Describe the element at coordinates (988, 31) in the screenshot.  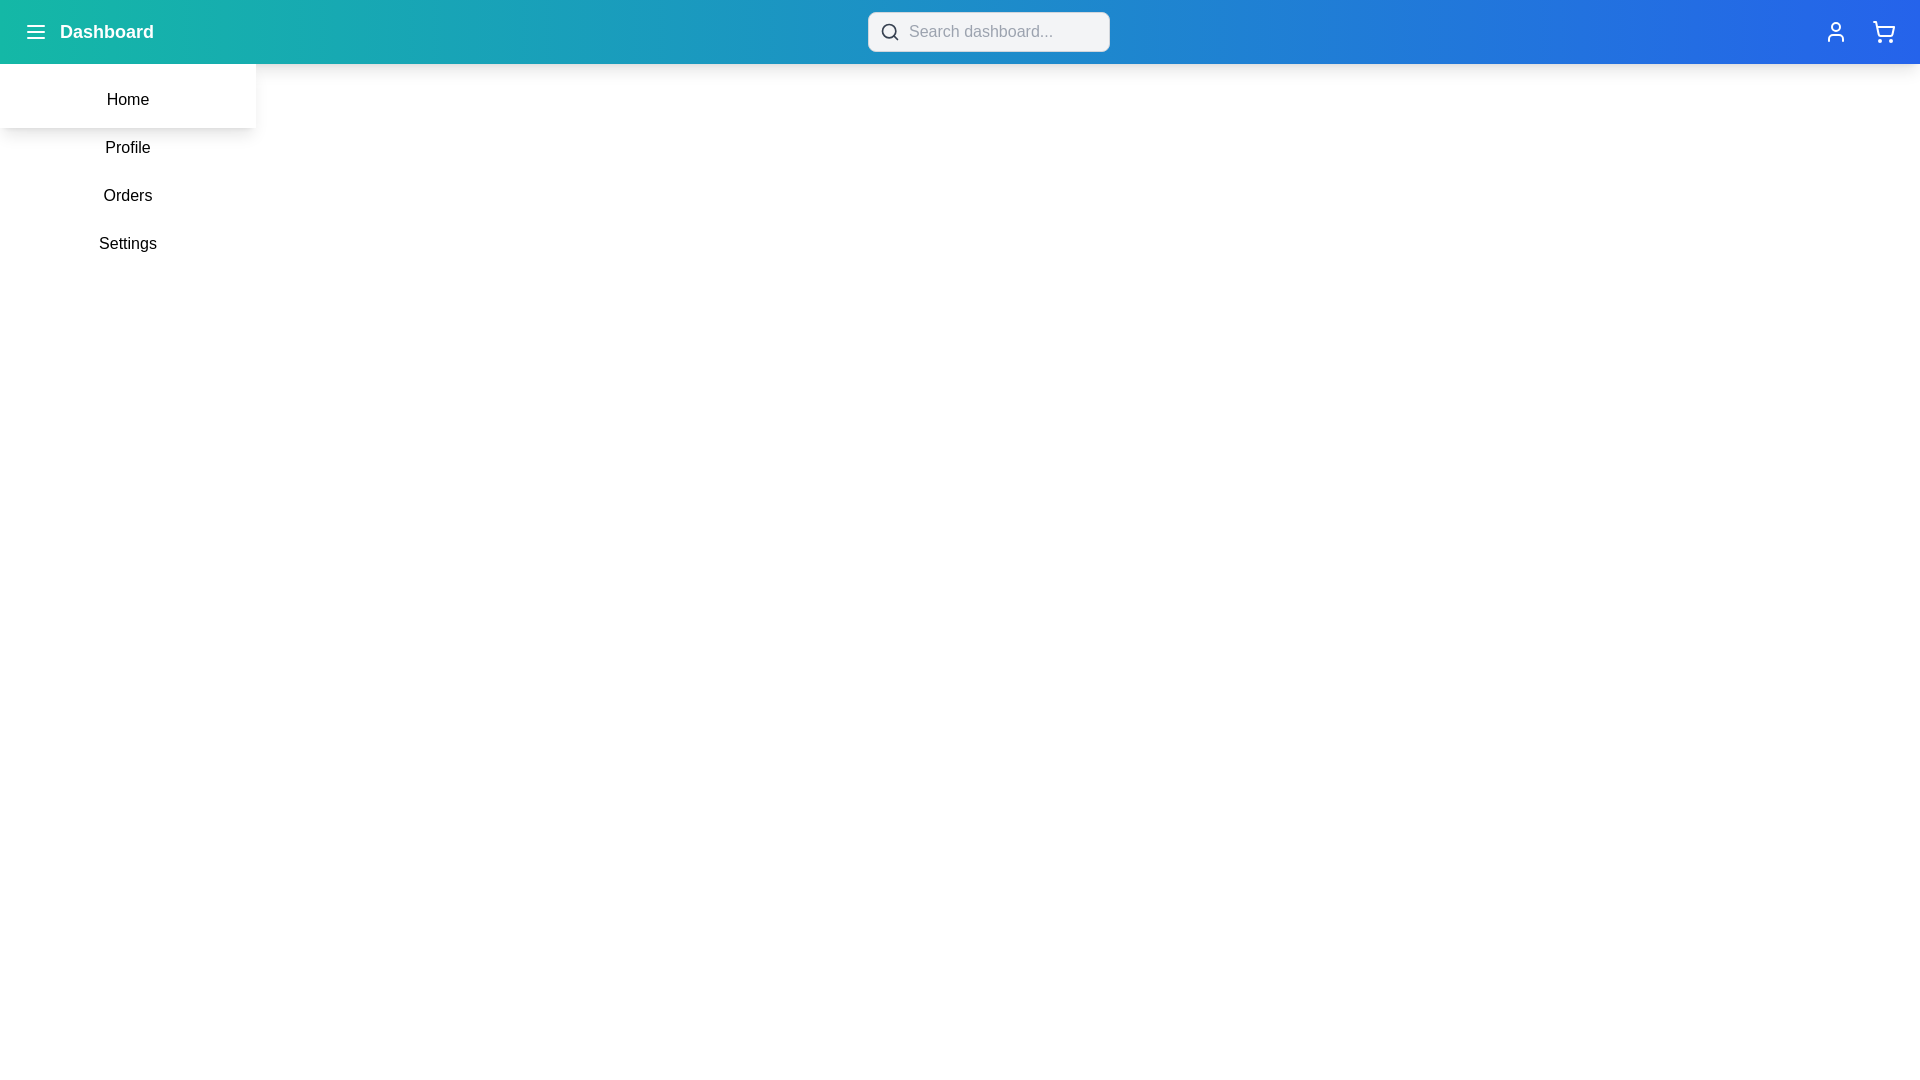
I see `the search bar input field with the placeholder text 'Search dashboard...'` at that location.